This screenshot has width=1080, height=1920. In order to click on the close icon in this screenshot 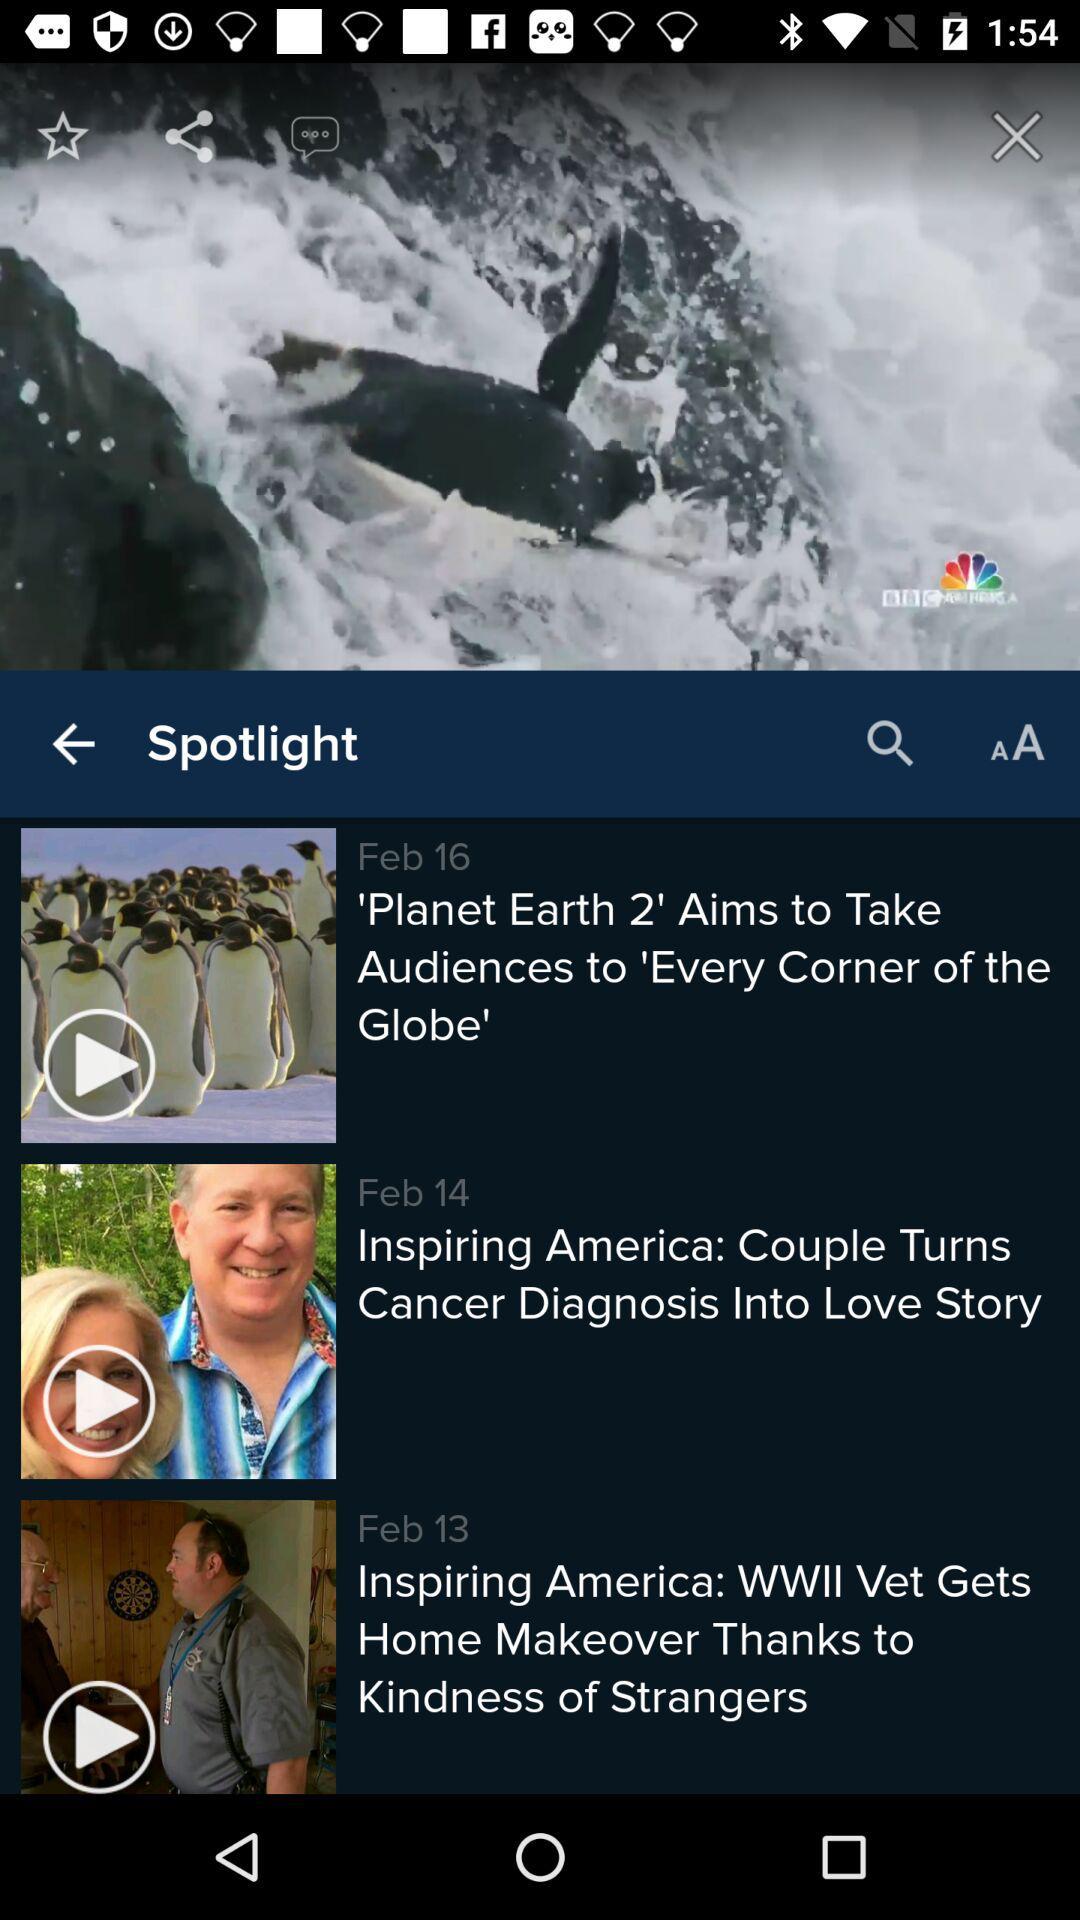, I will do `click(1017, 135)`.